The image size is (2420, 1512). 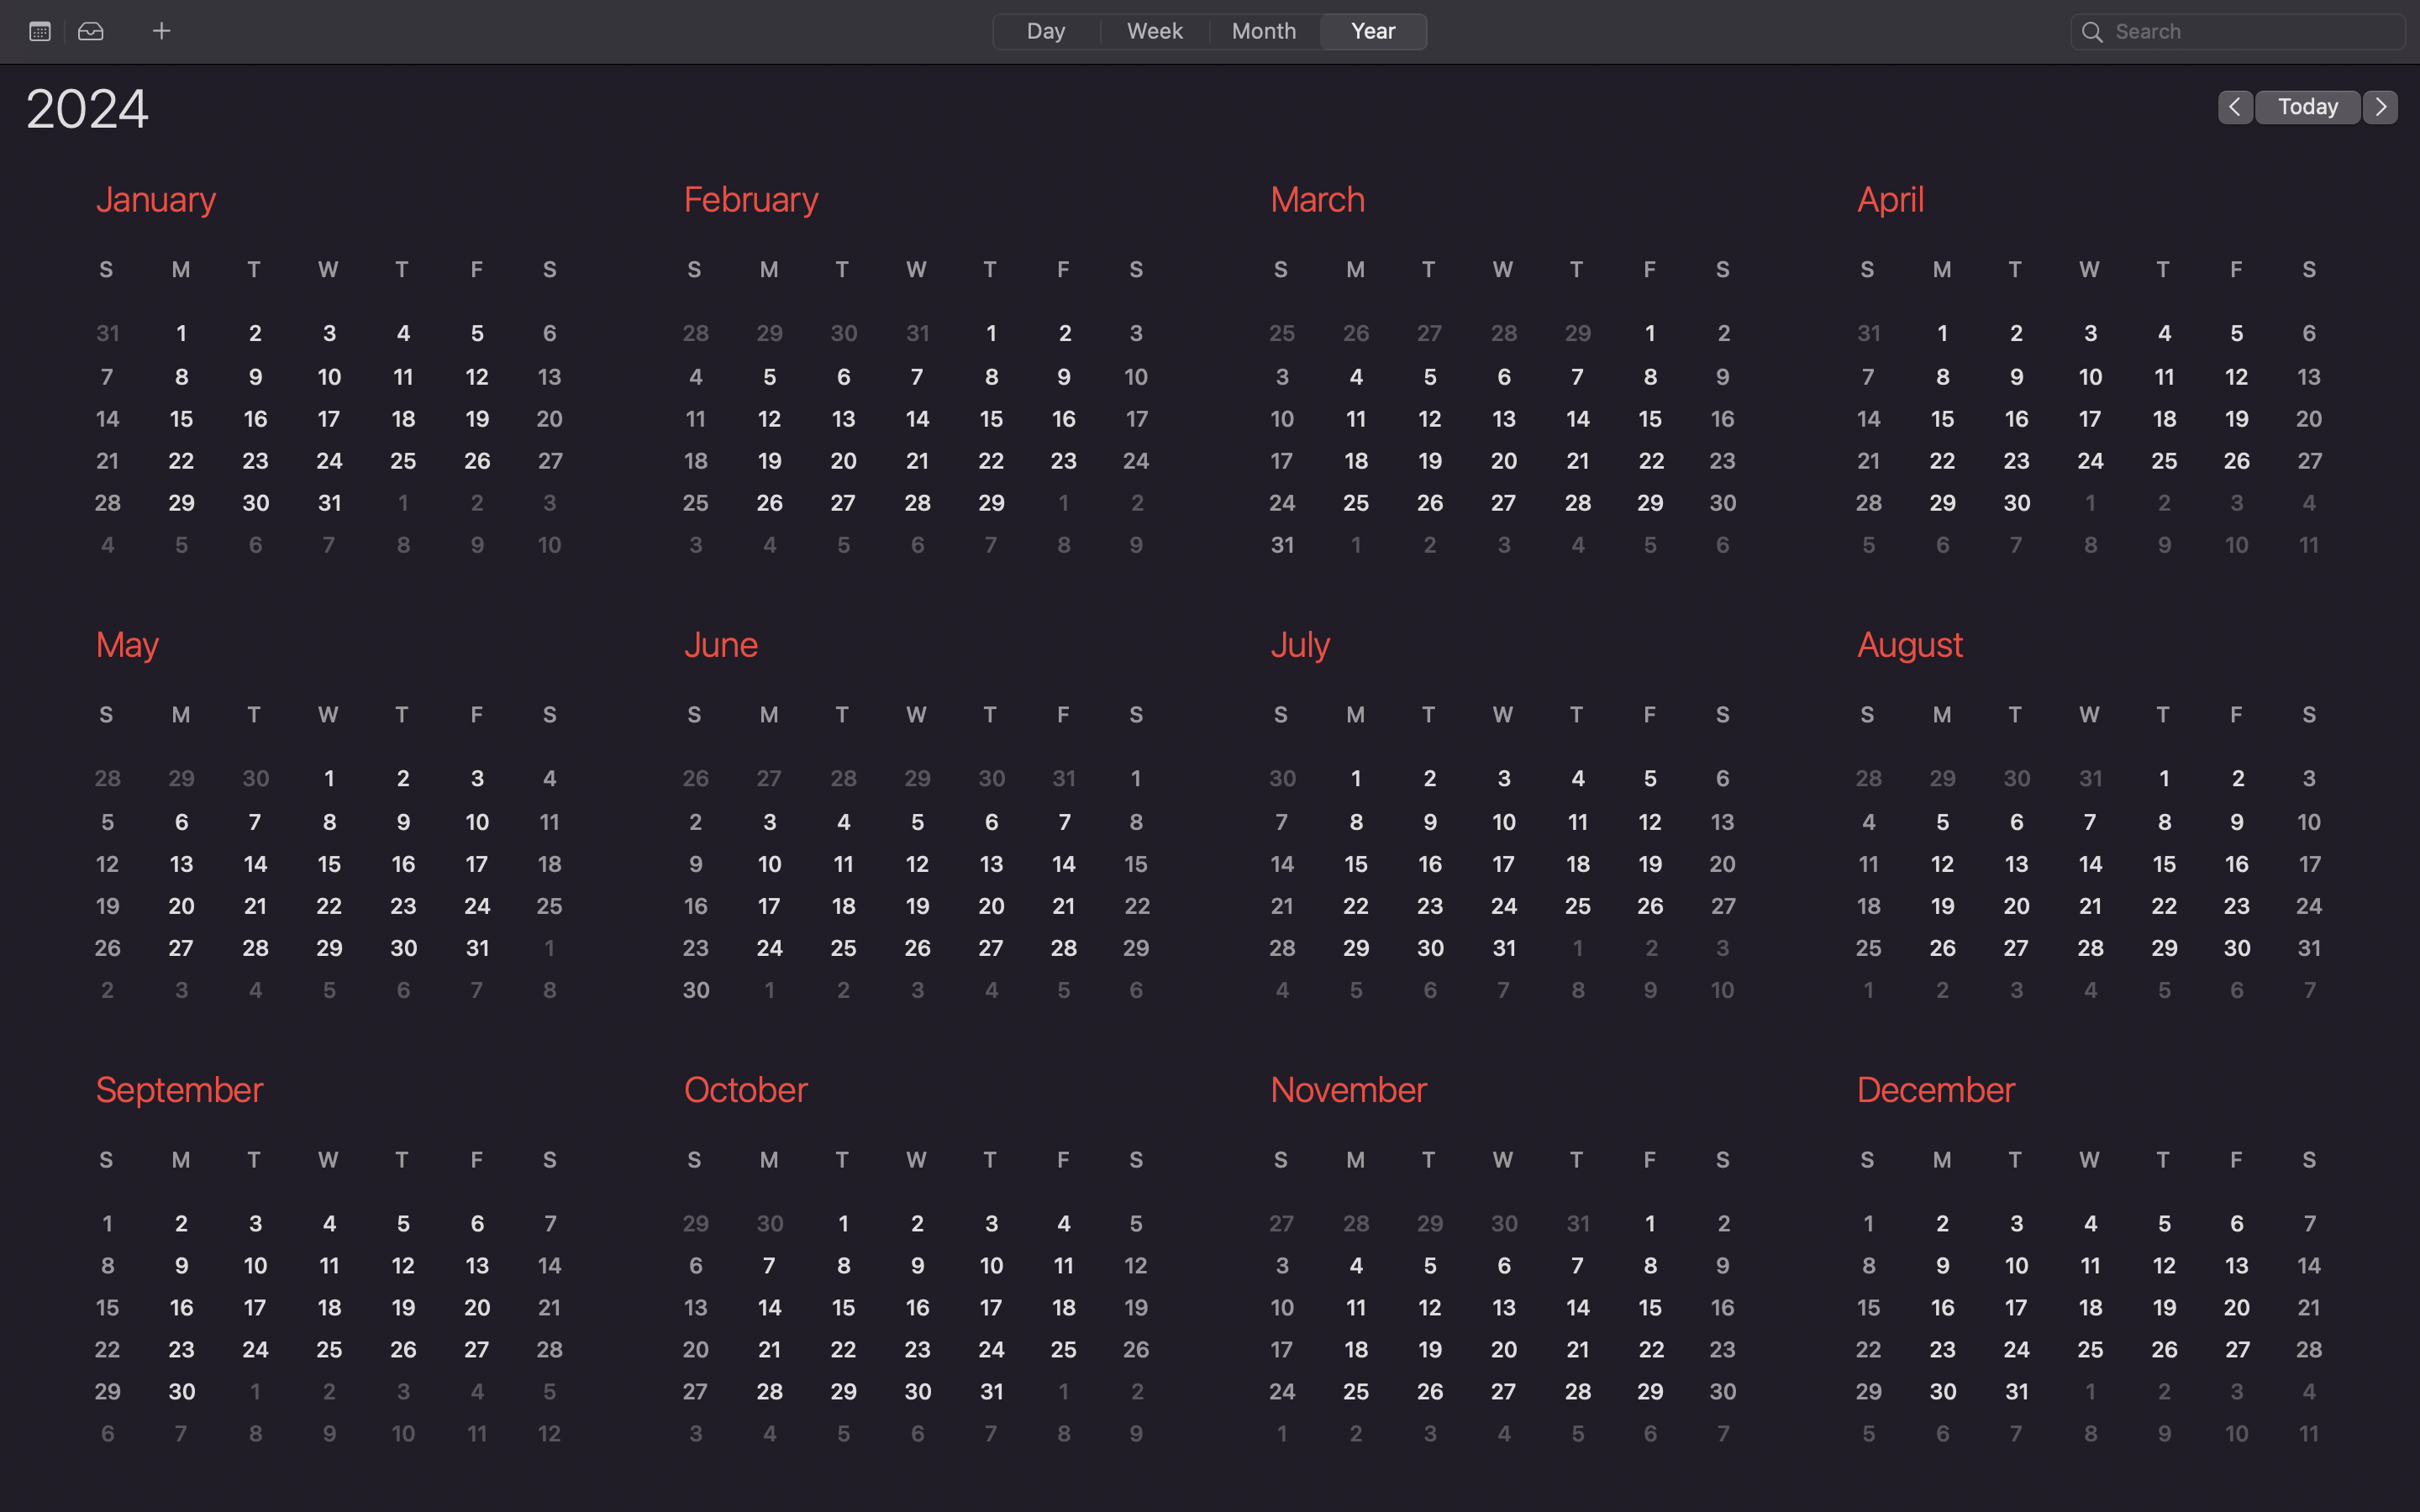 I want to click on Navigate and select the August month on the calendar, so click(x=2081, y=821).